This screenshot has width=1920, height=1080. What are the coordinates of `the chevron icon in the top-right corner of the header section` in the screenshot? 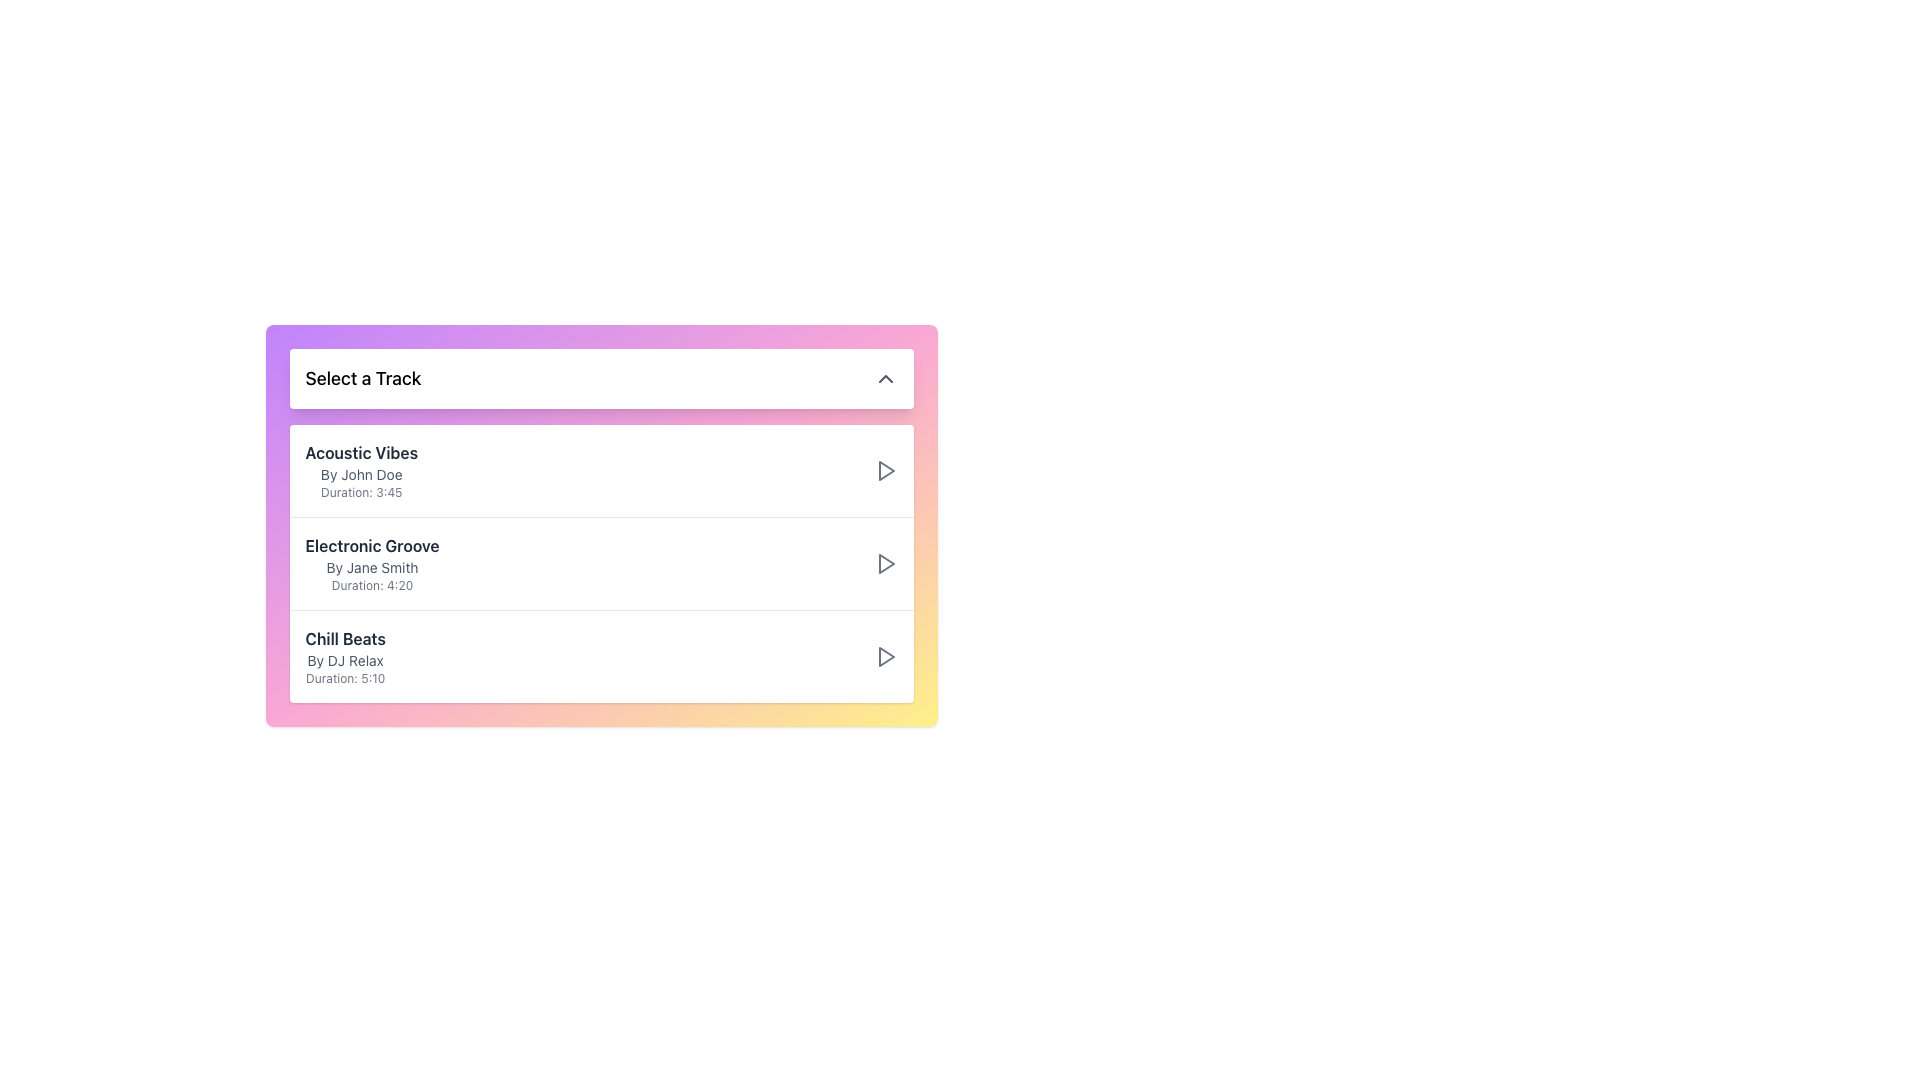 It's located at (884, 378).